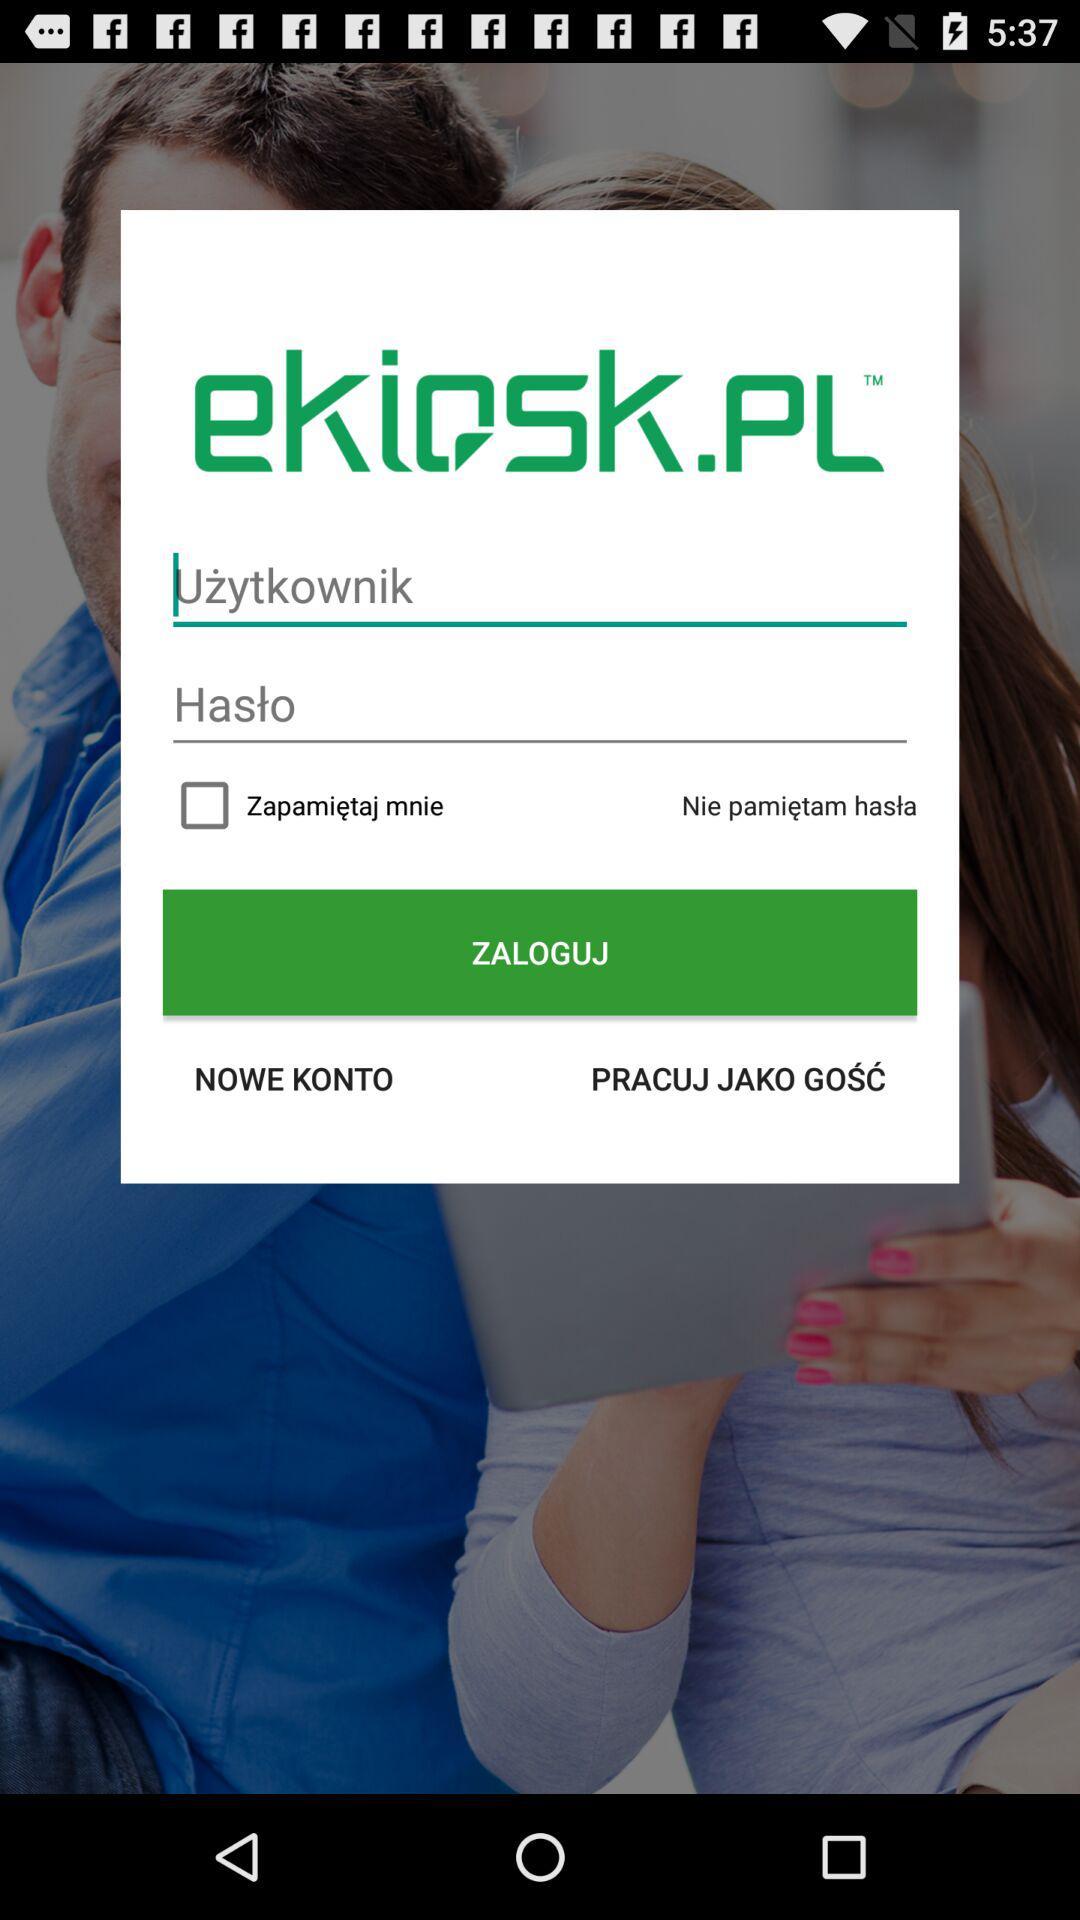 The image size is (1080, 1920). I want to click on button to the right of nowe konto button, so click(738, 1077).